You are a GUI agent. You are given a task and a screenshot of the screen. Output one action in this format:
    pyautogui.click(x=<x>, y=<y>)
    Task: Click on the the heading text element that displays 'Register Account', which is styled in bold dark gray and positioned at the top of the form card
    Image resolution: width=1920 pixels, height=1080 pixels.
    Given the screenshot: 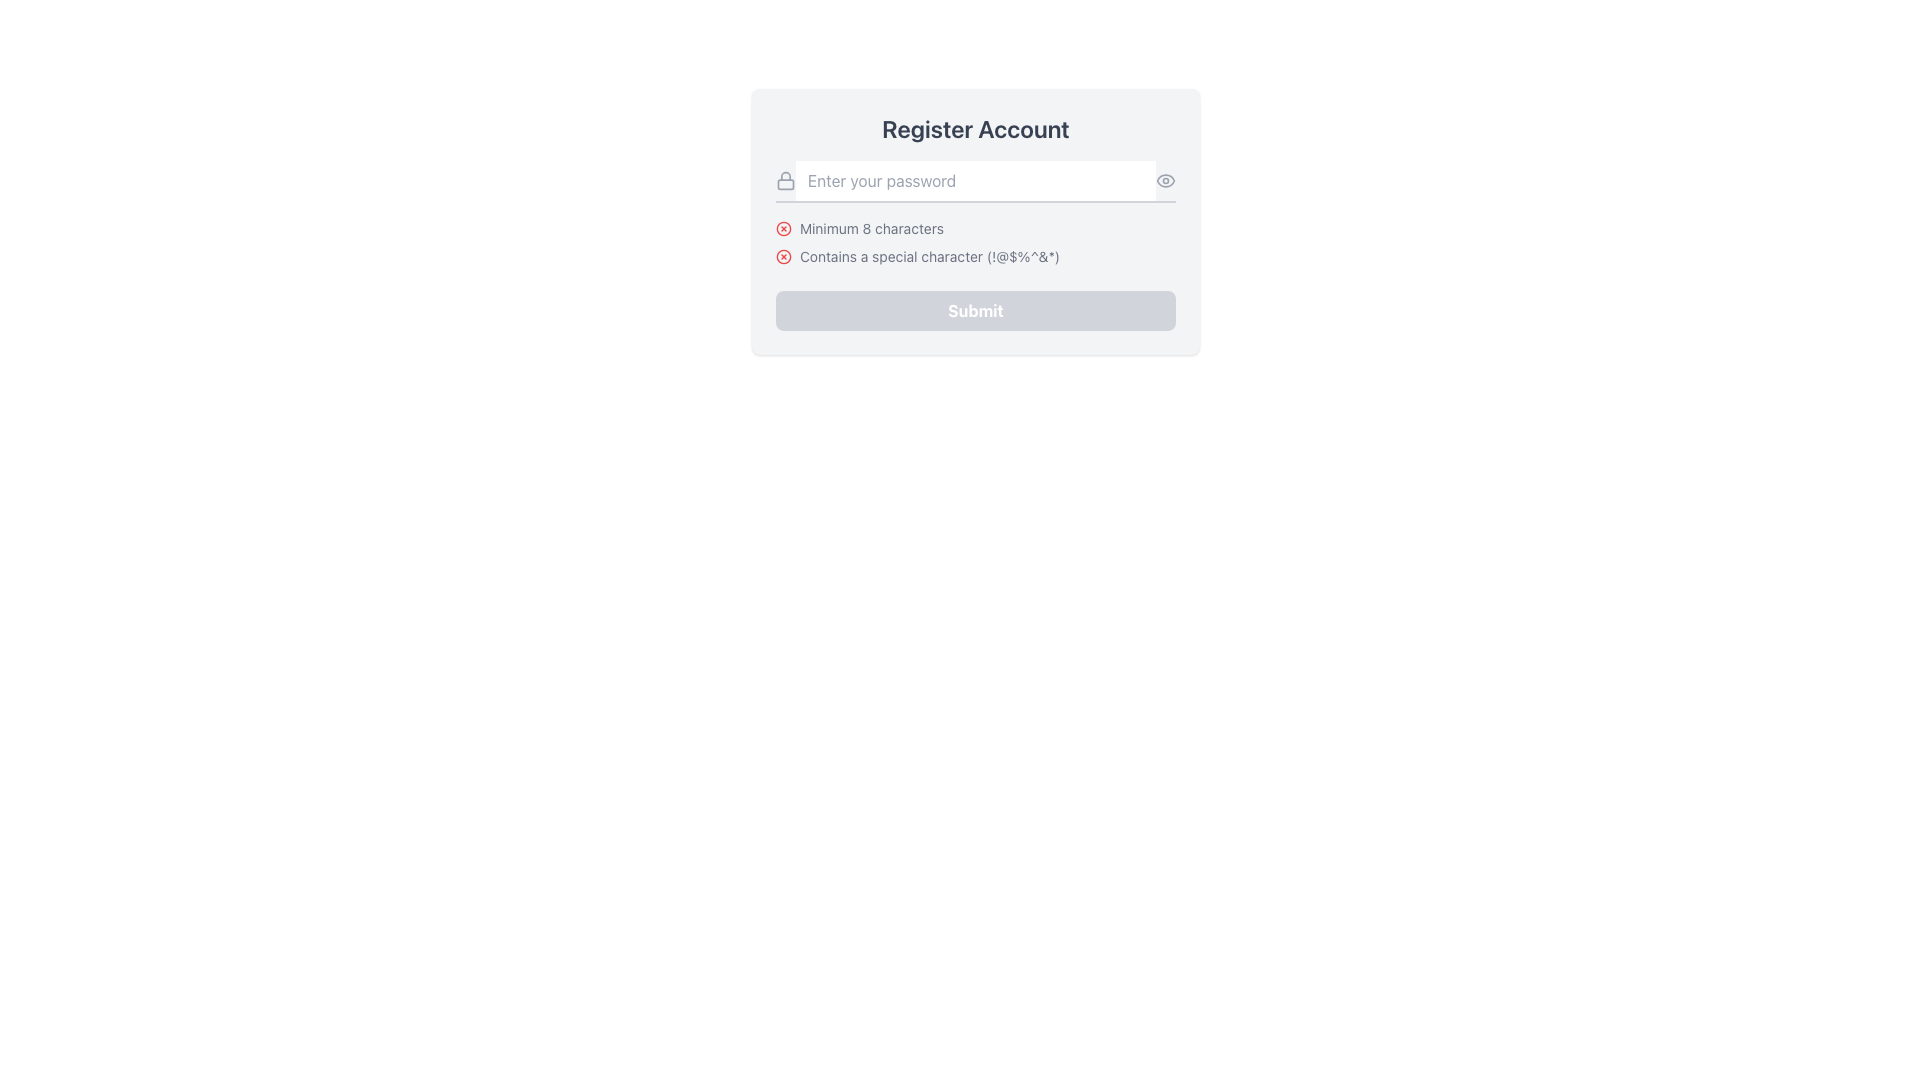 What is the action you would take?
    pyautogui.click(x=975, y=128)
    